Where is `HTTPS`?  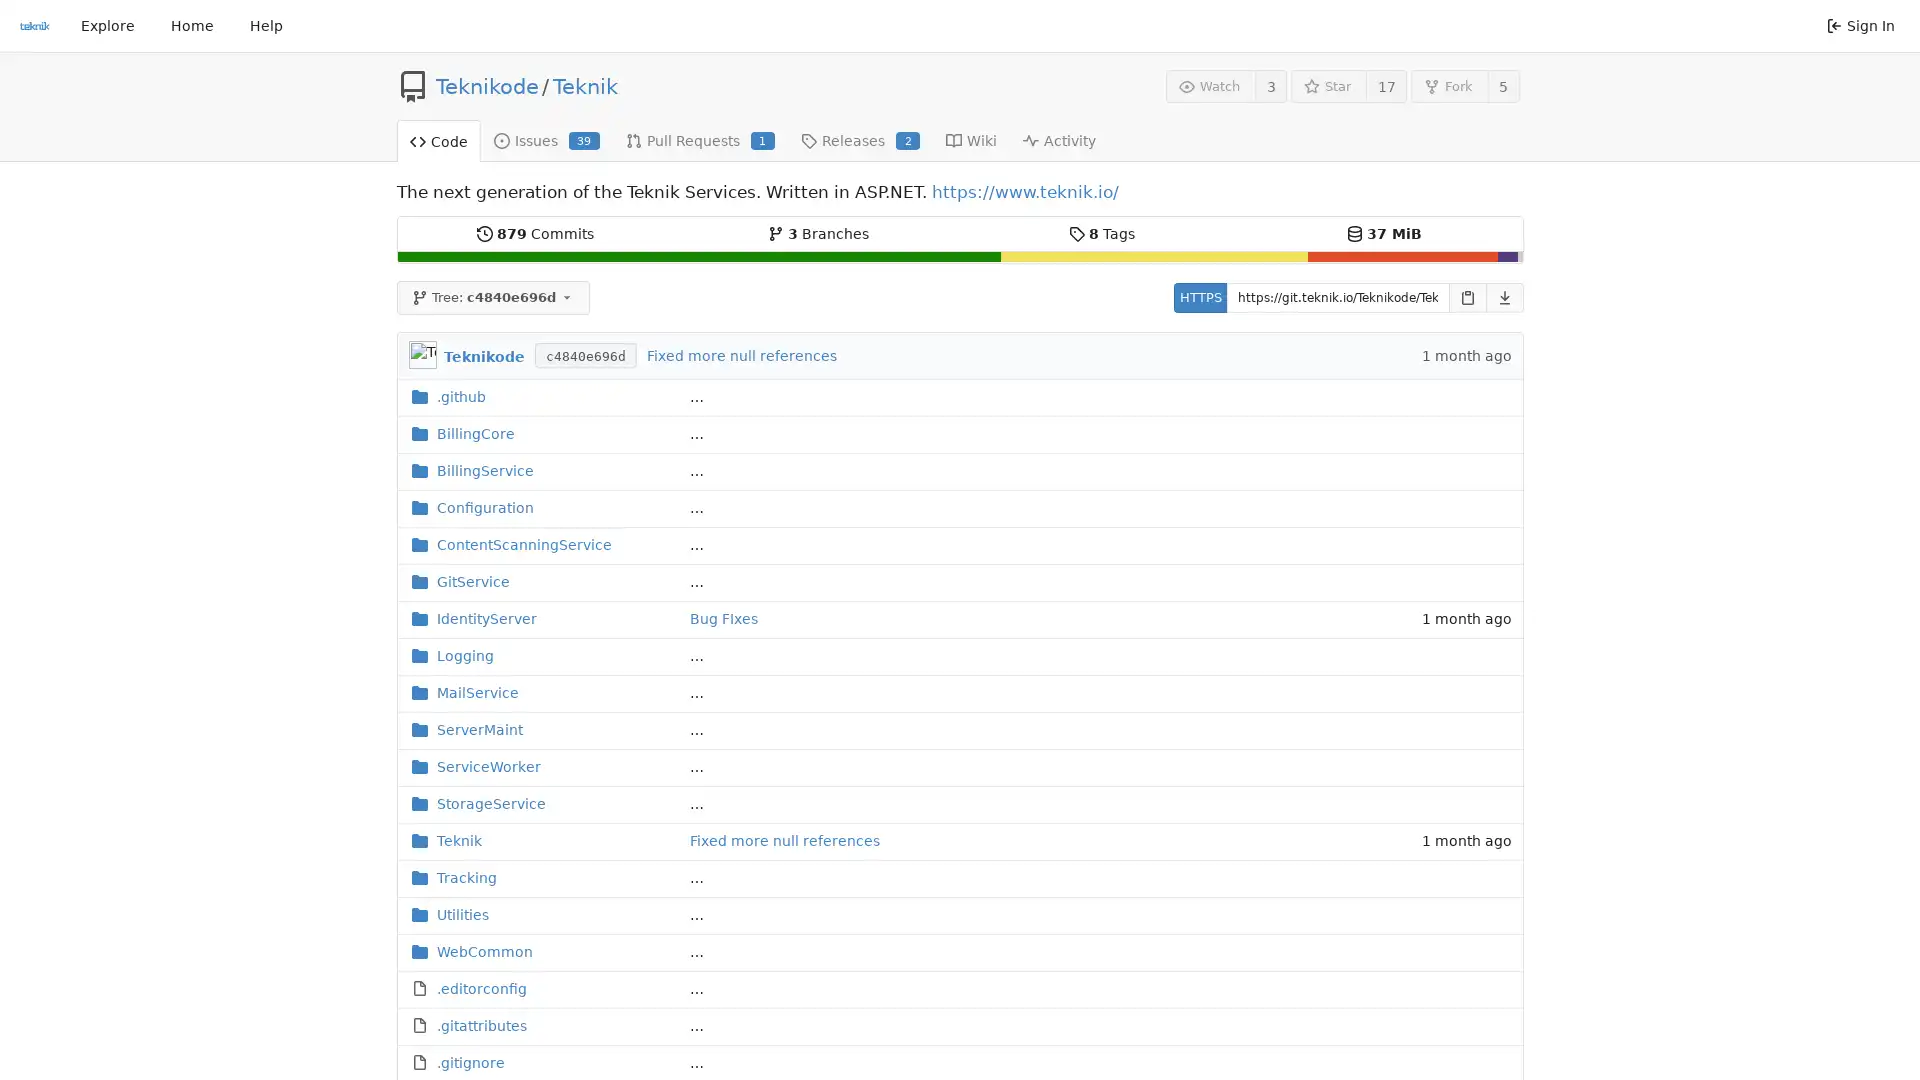 HTTPS is located at coordinates (1199, 297).